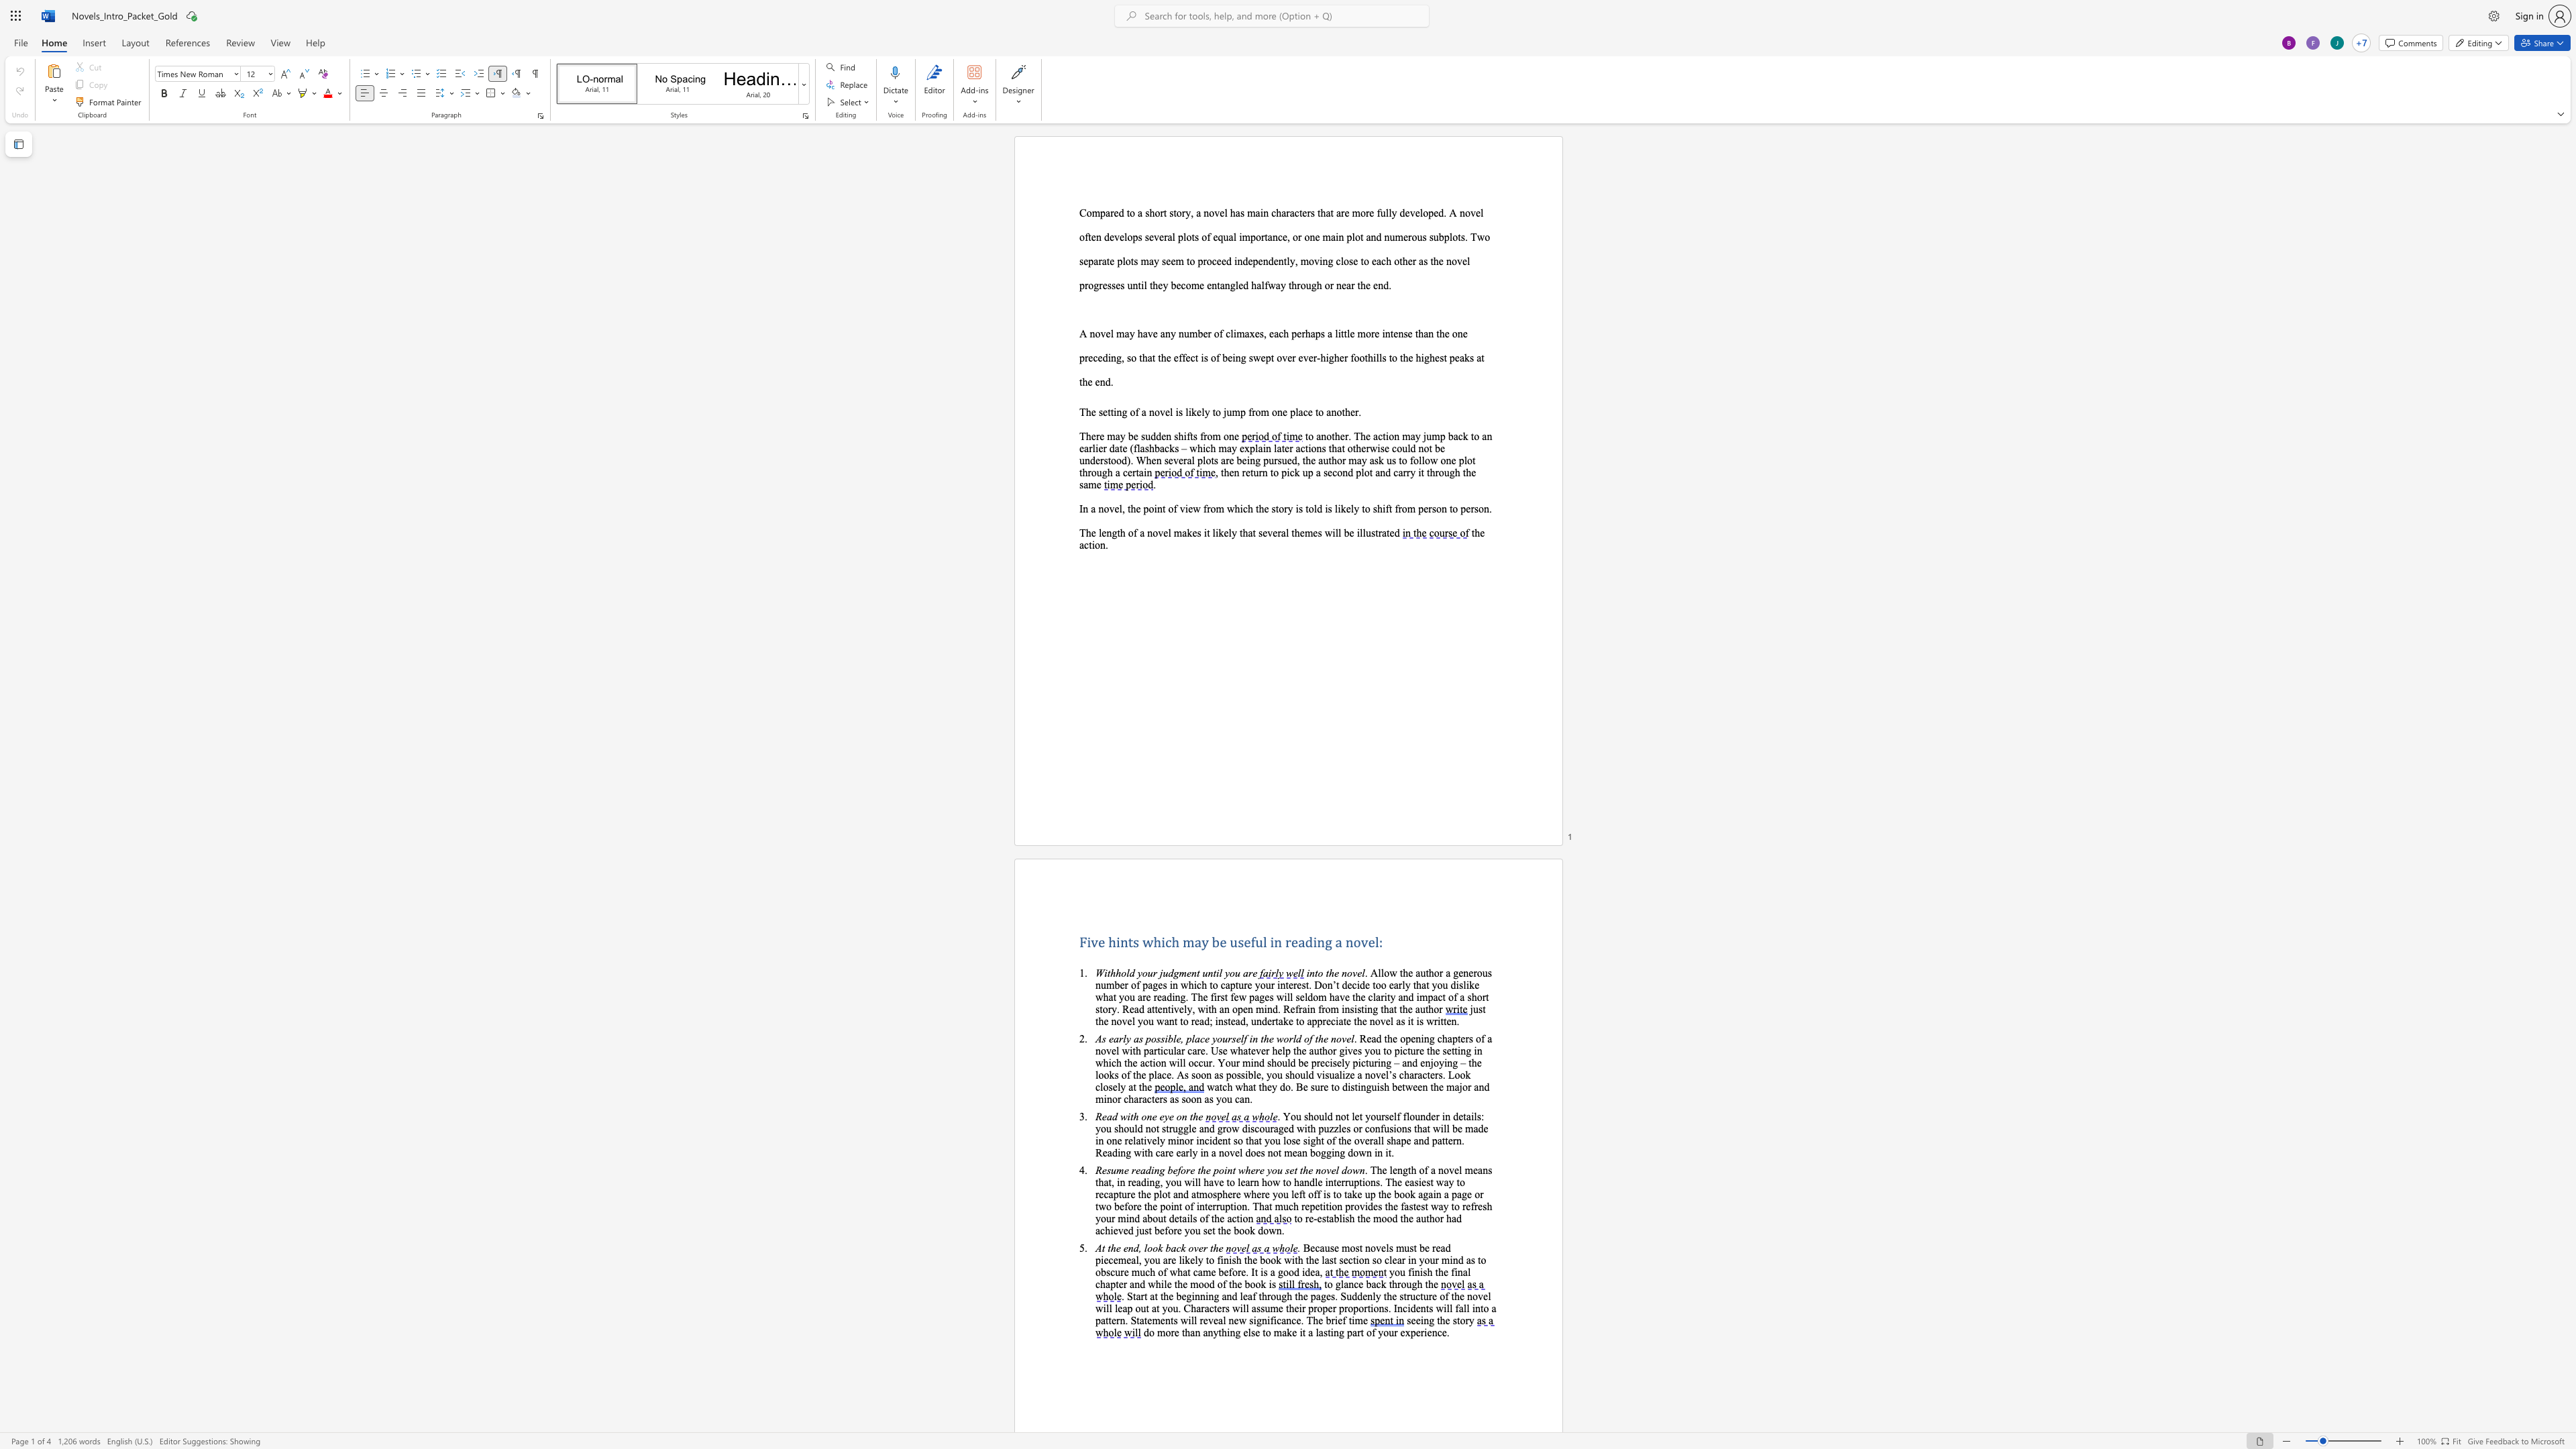  What do you see at coordinates (1309, 972) in the screenshot?
I see `the space between the continuous character "i" and "n" in the text` at bounding box center [1309, 972].